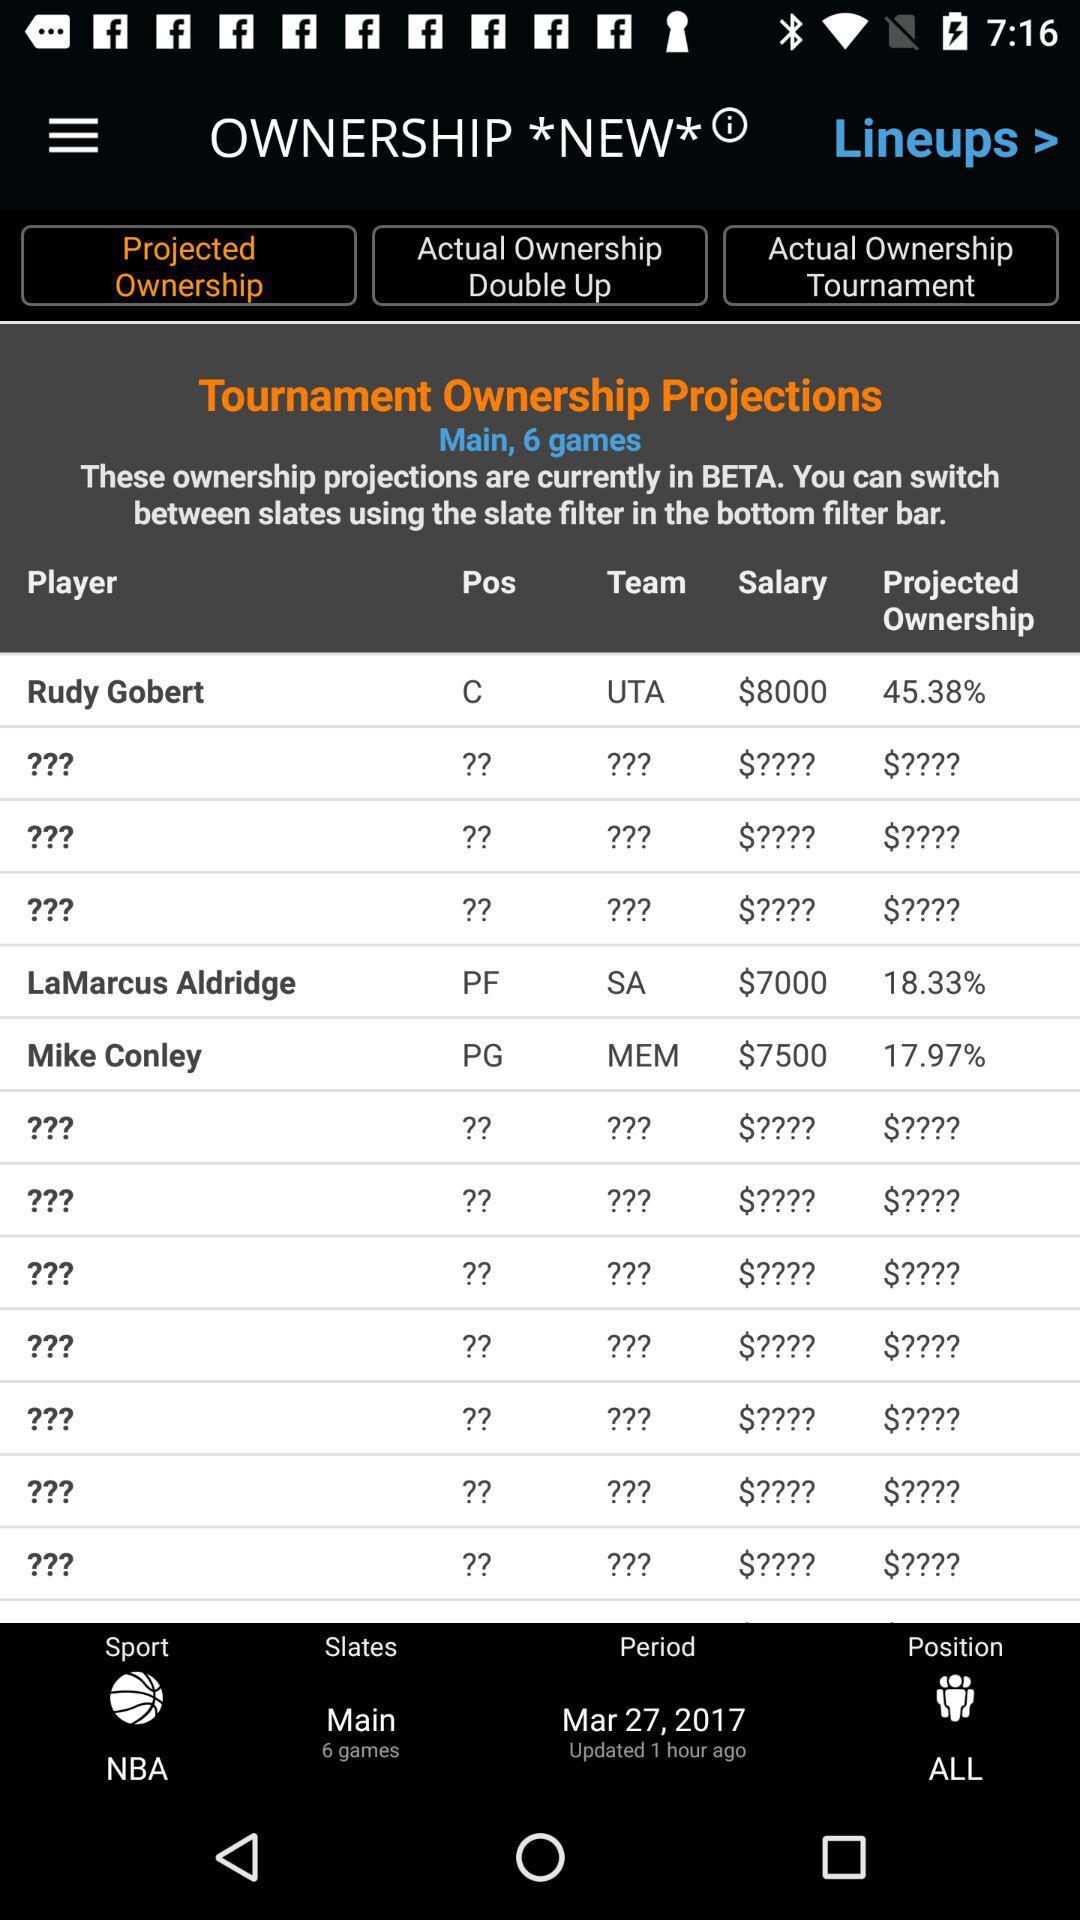  What do you see at coordinates (519, 579) in the screenshot?
I see `icon to the left of team item` at bounding box center [519, 579].